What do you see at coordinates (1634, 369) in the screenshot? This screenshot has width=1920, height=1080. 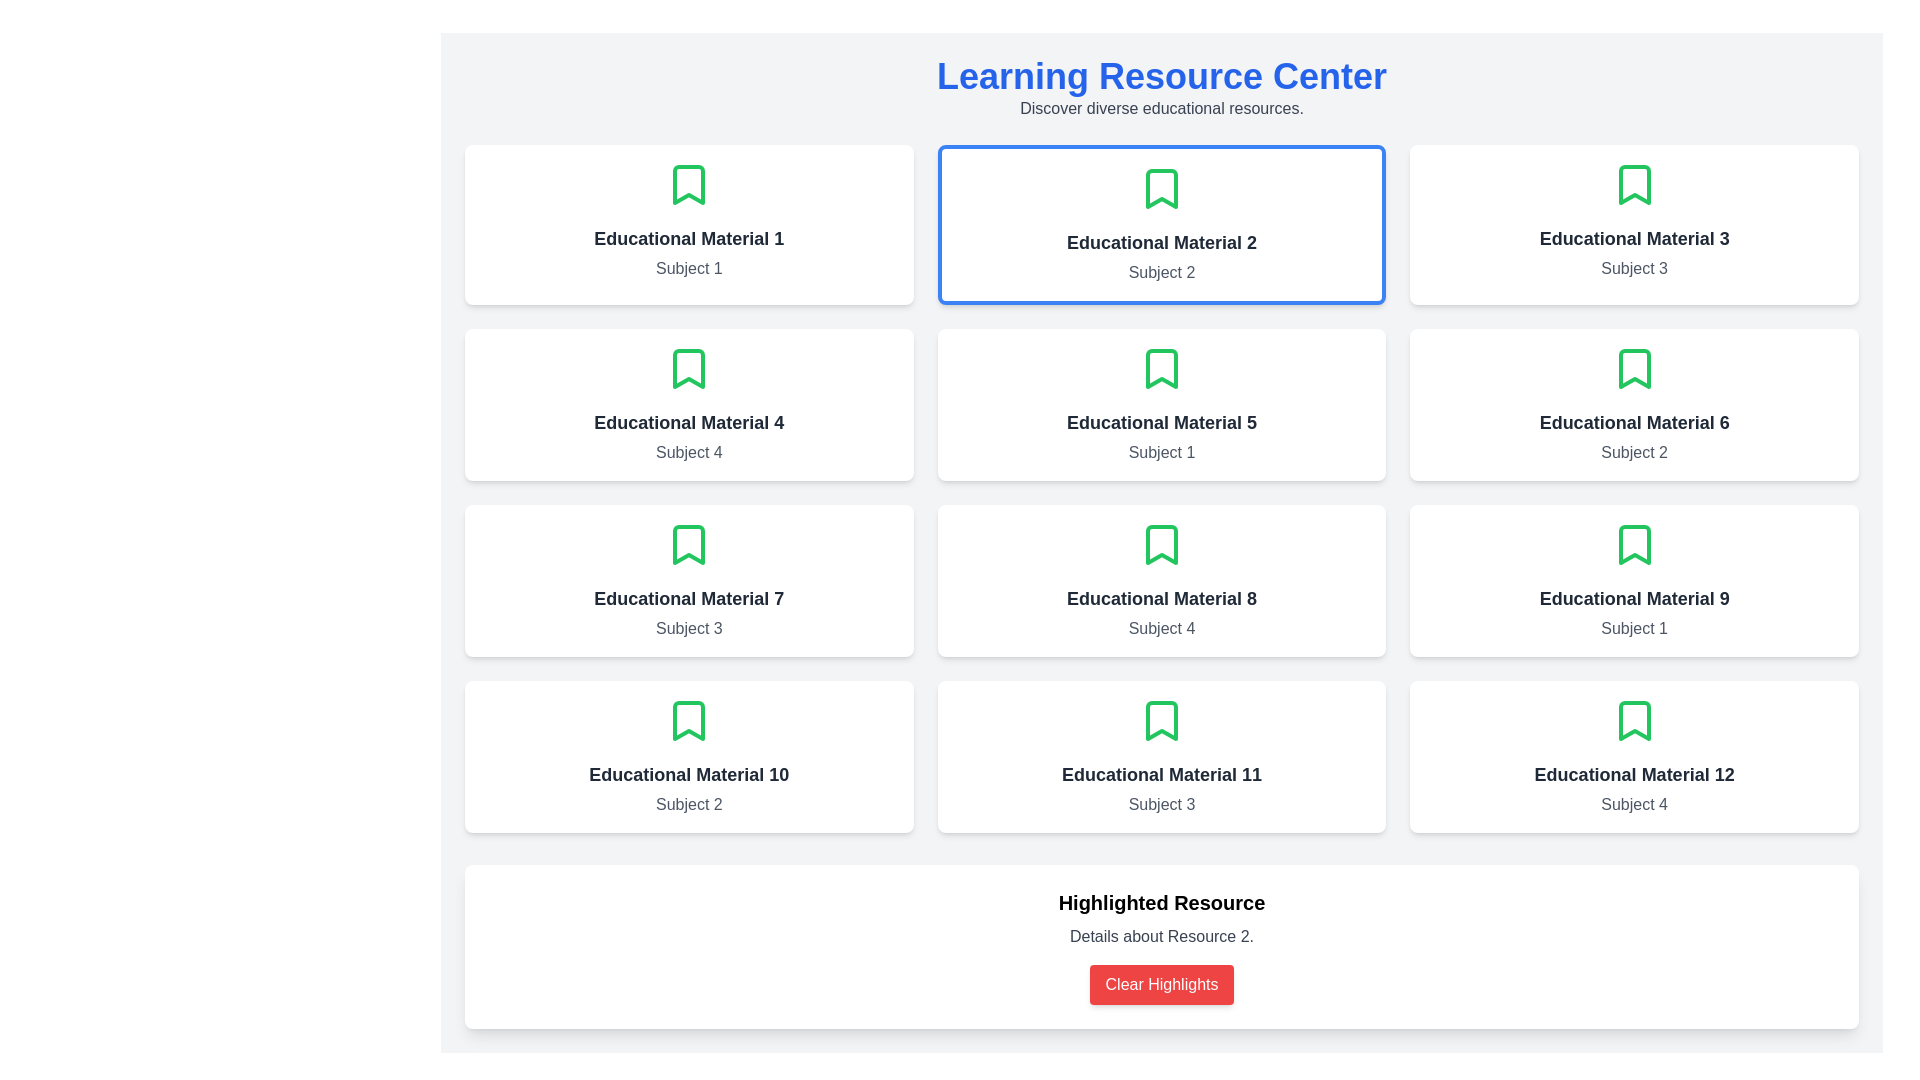 I see `the bookmark-shaped icon with a green stroke located at the top-center of the 'Educational Material 6' card, positioned above its title` at bounding box center [1634, 369].